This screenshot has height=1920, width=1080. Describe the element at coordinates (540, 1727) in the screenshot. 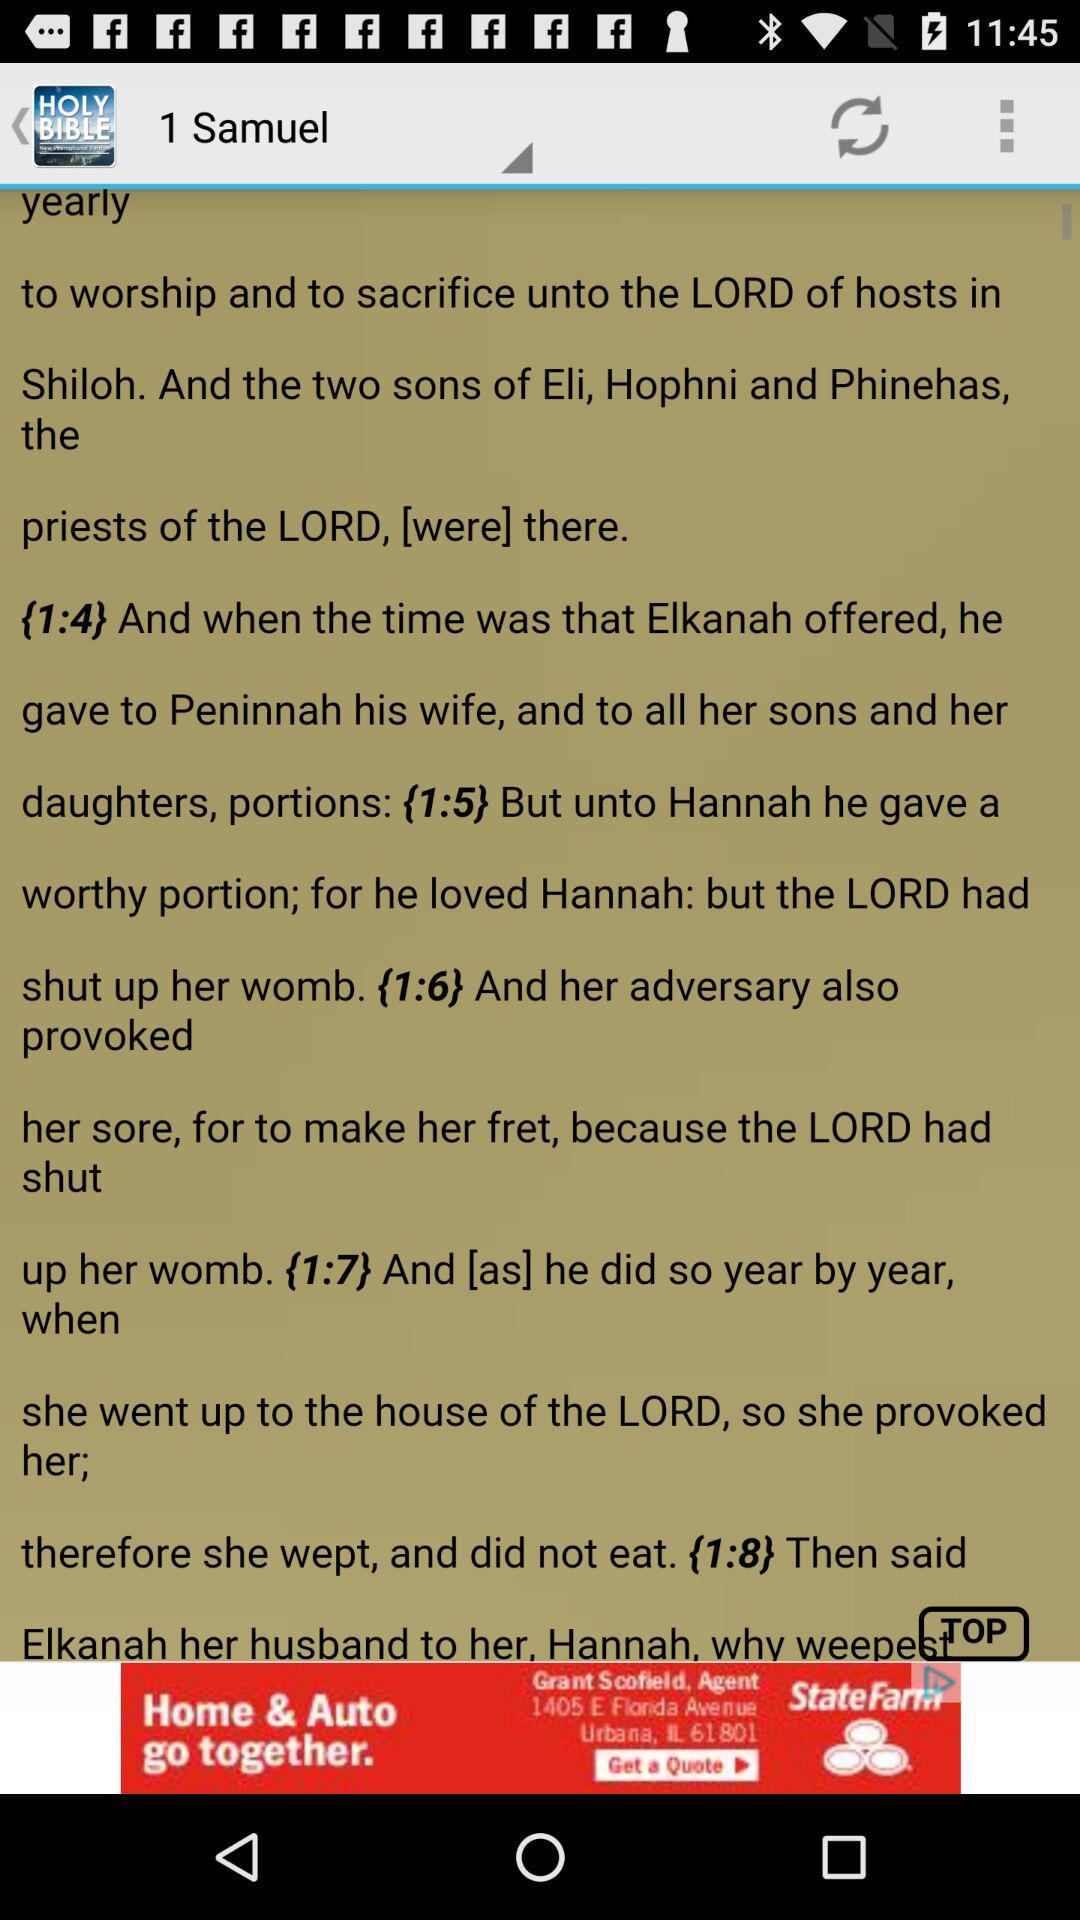

I see `advertisement bar` at that location.